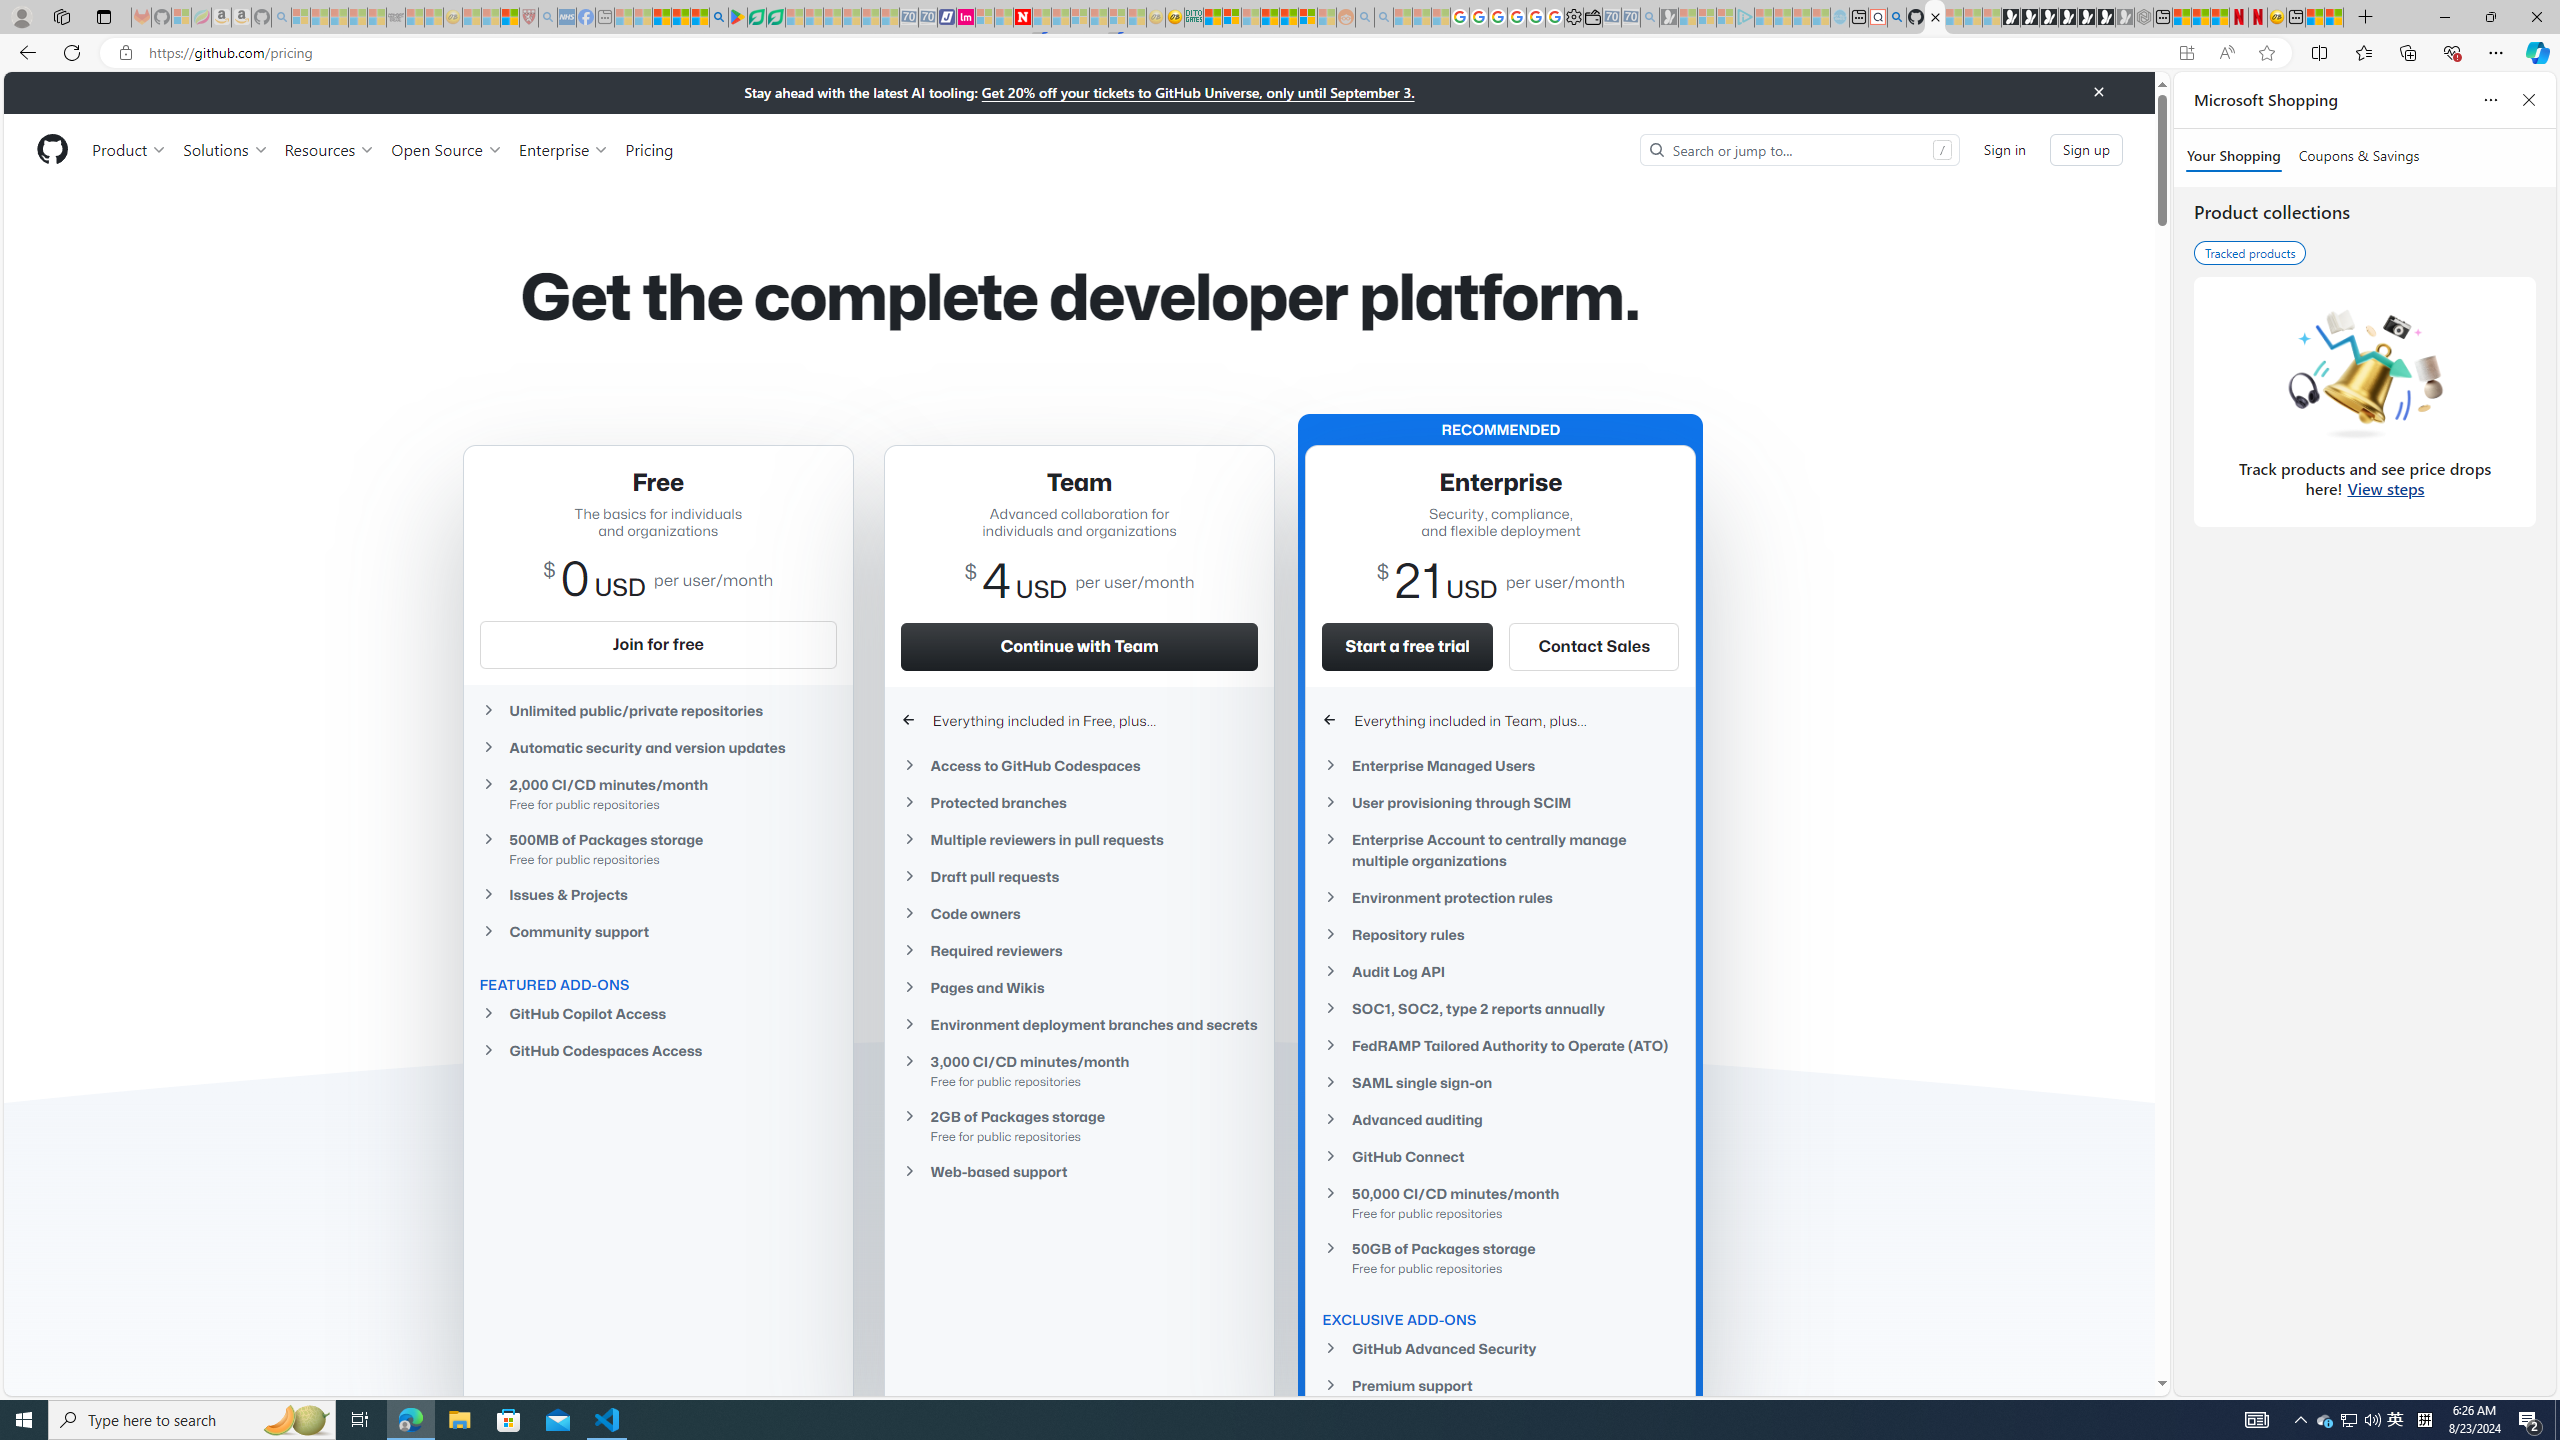 Image resolution: width=2560 pixels, height=1440 pixels. What do you see at coordinates (1500, 1386) in the screenshot?
I see `'Premium support'` at bounding box center [1500, 1386].